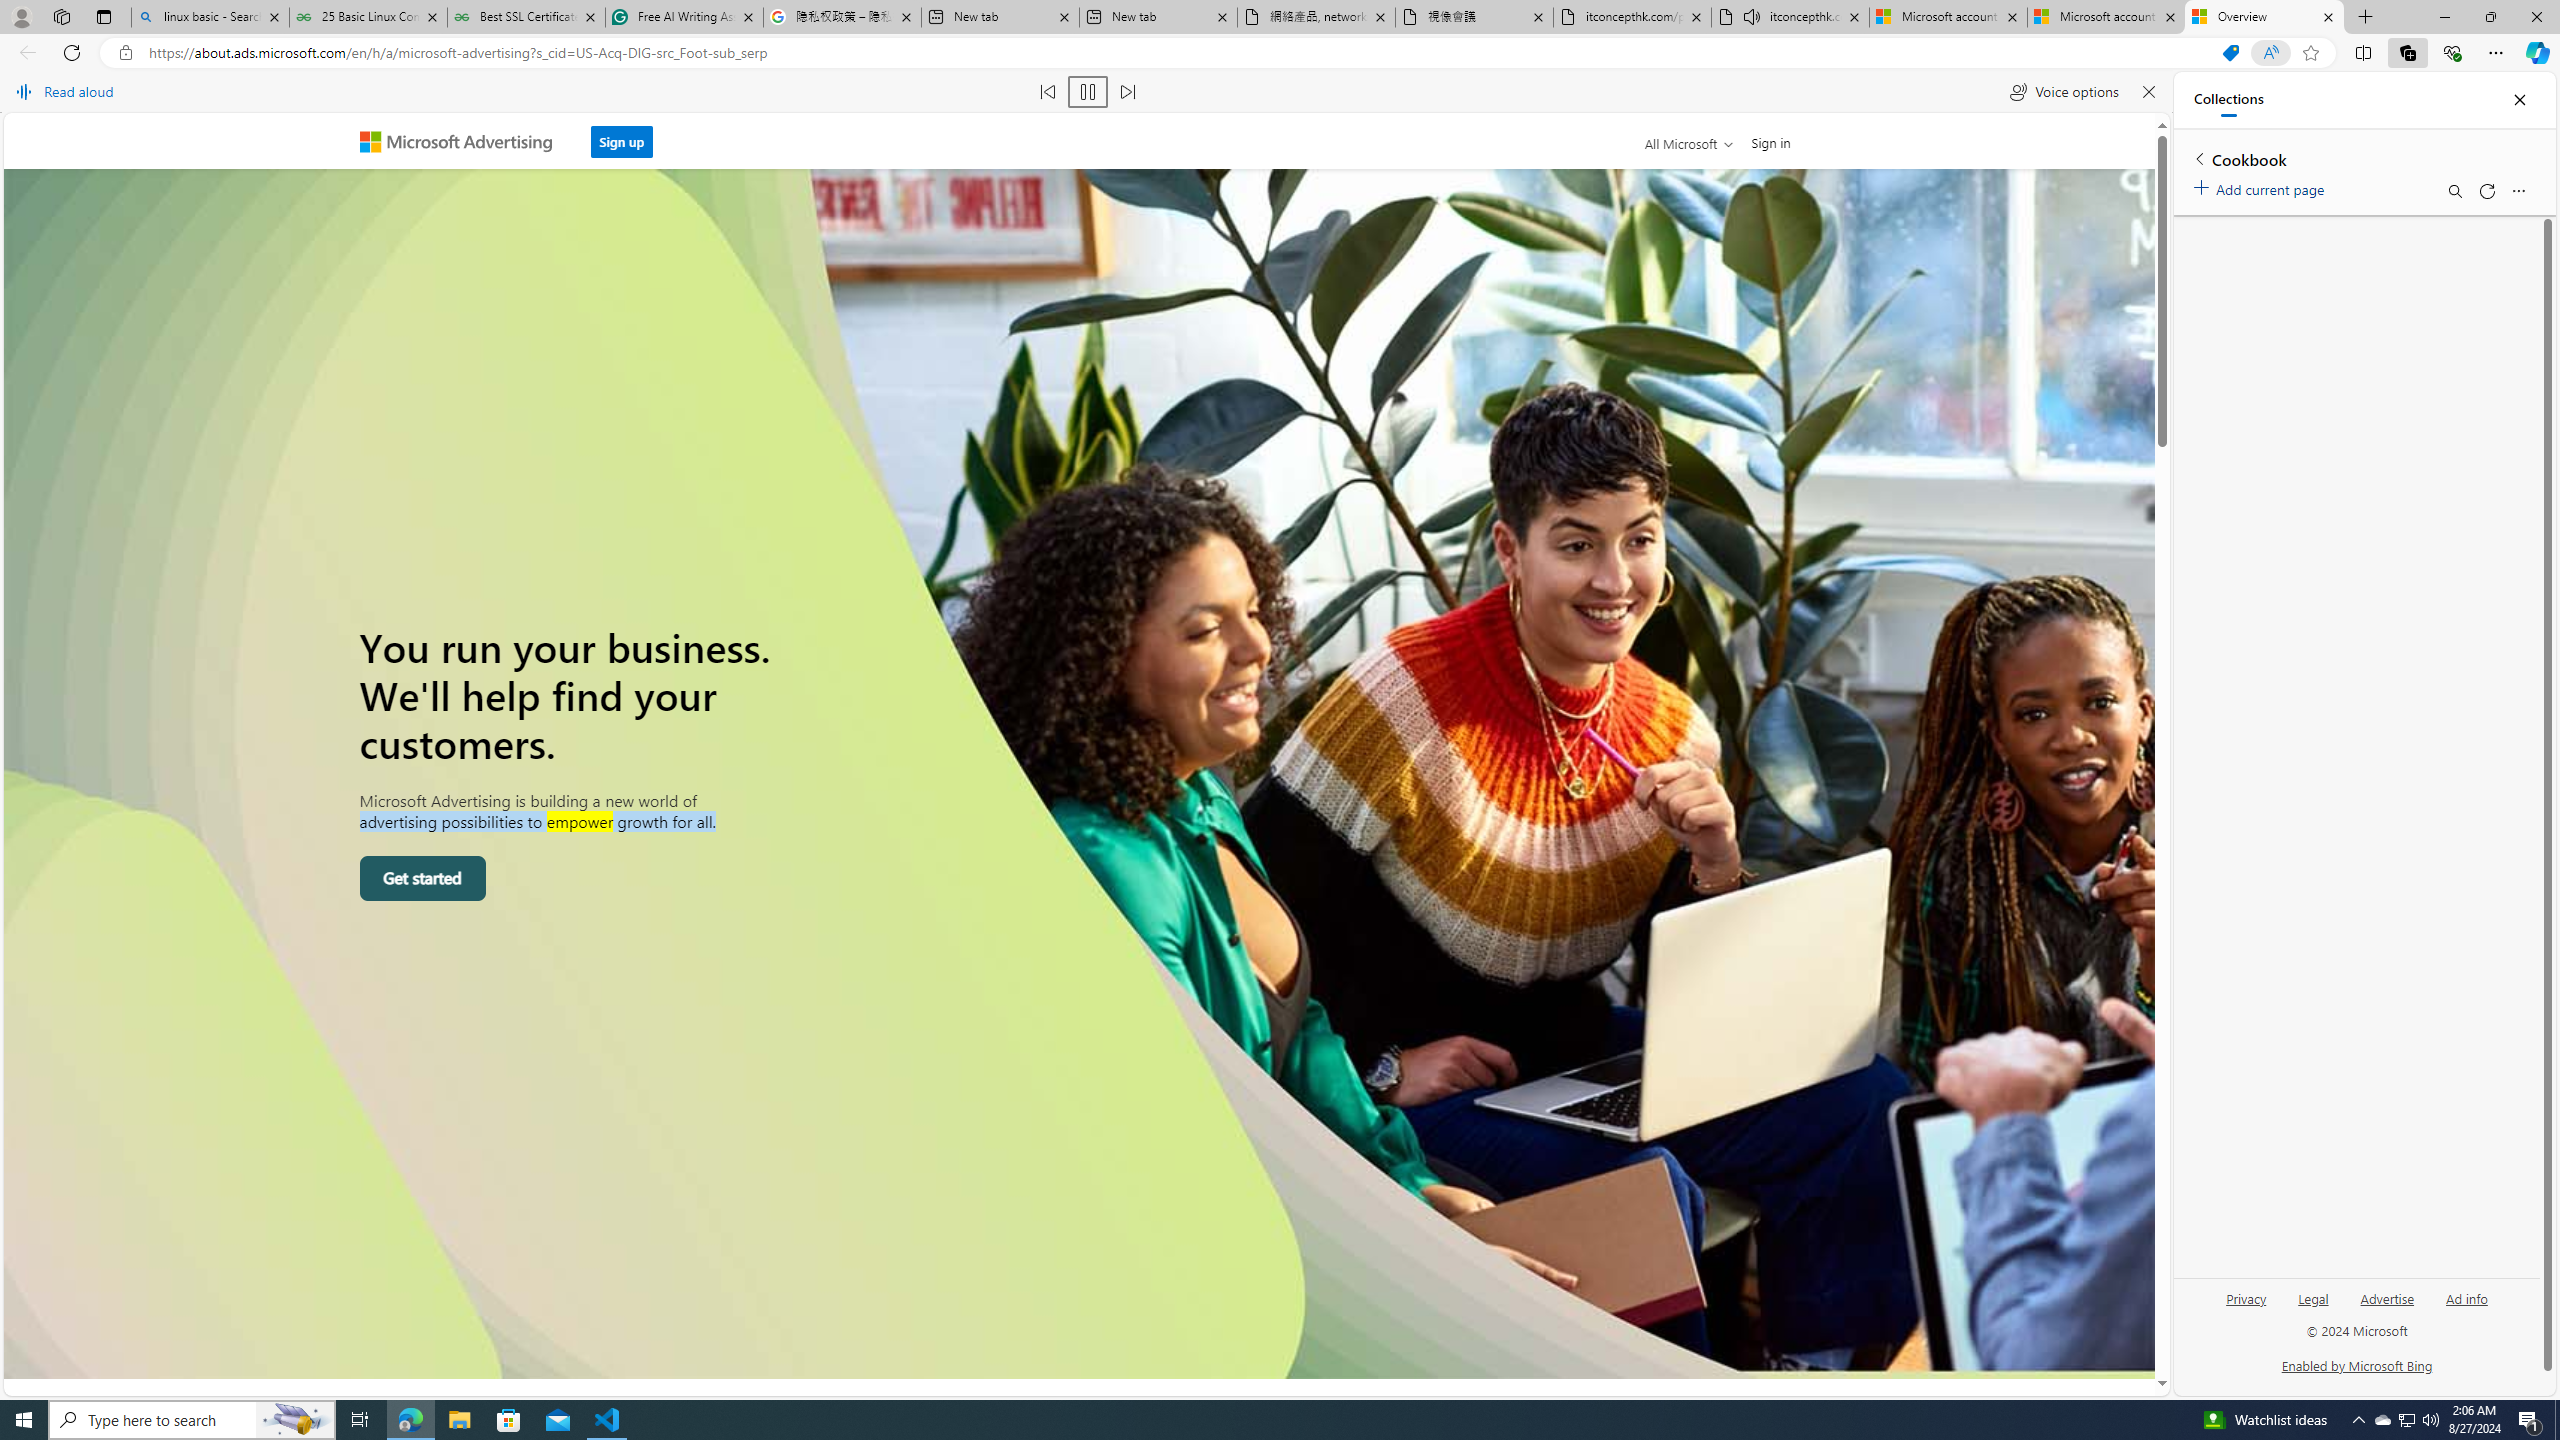 The height and width of the screenshot is (1440, 2560). What do you see at coordinates (208, 16) in the screenshot?
I see `'linux basic - Search'` at bounding box center [208, 16].